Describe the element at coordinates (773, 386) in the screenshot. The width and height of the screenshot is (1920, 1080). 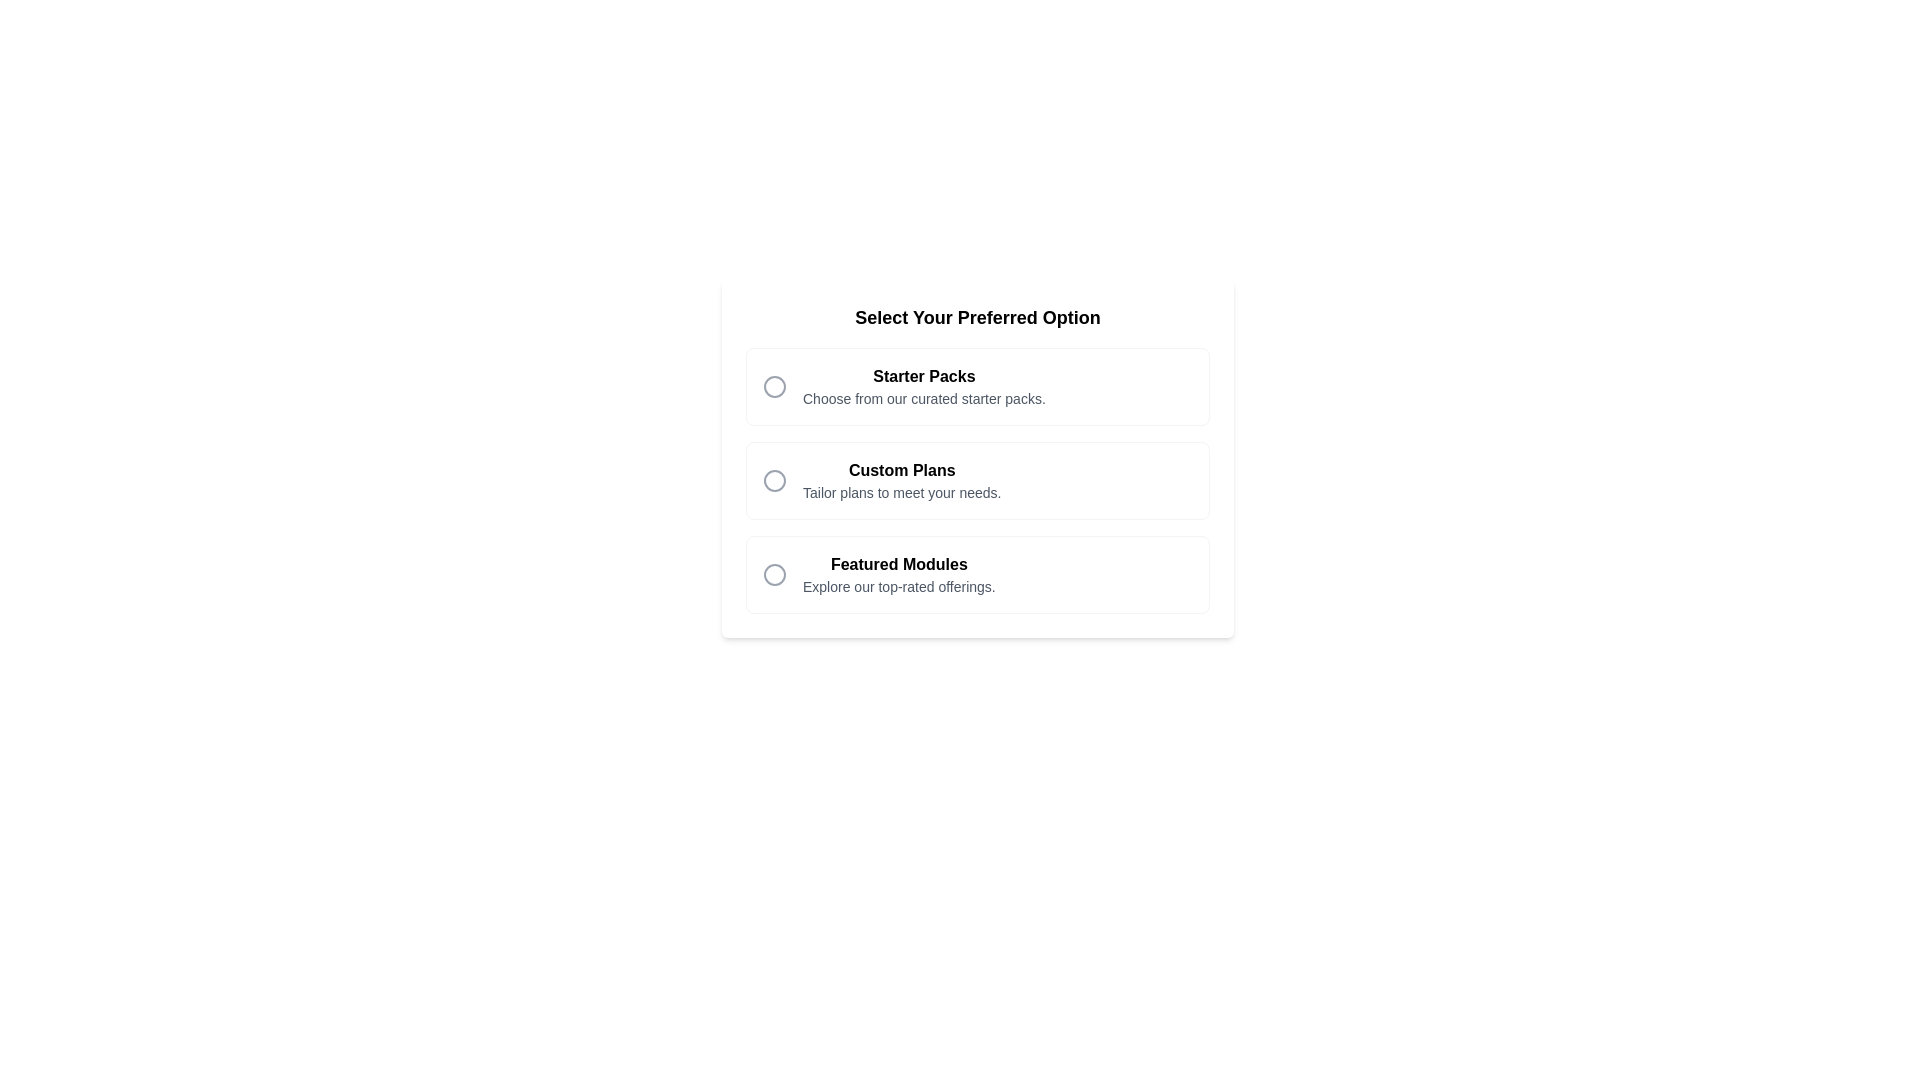
I see `the circular icon styled as a ring, which is located next to the text 'Starter Packs' in the topmost option of a vertically stacked list` at that location.